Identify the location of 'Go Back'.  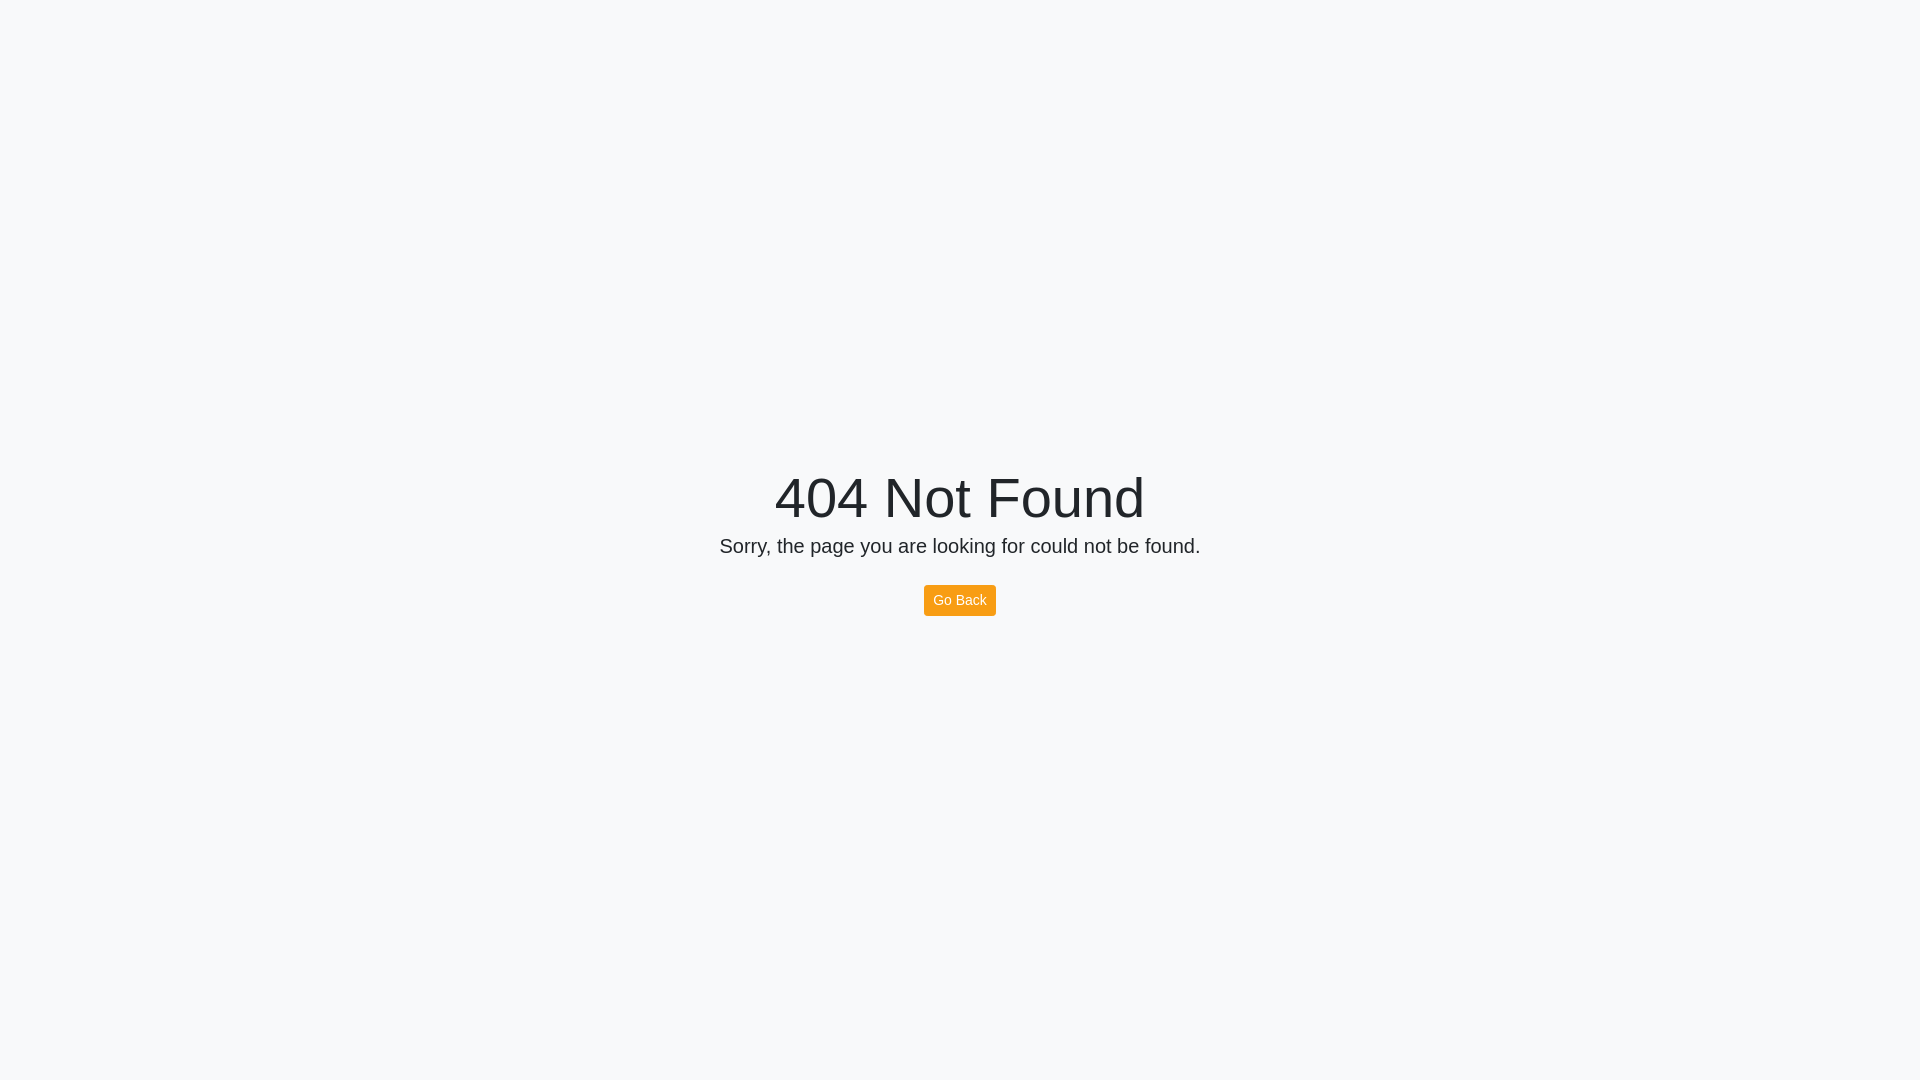
(960, 599).